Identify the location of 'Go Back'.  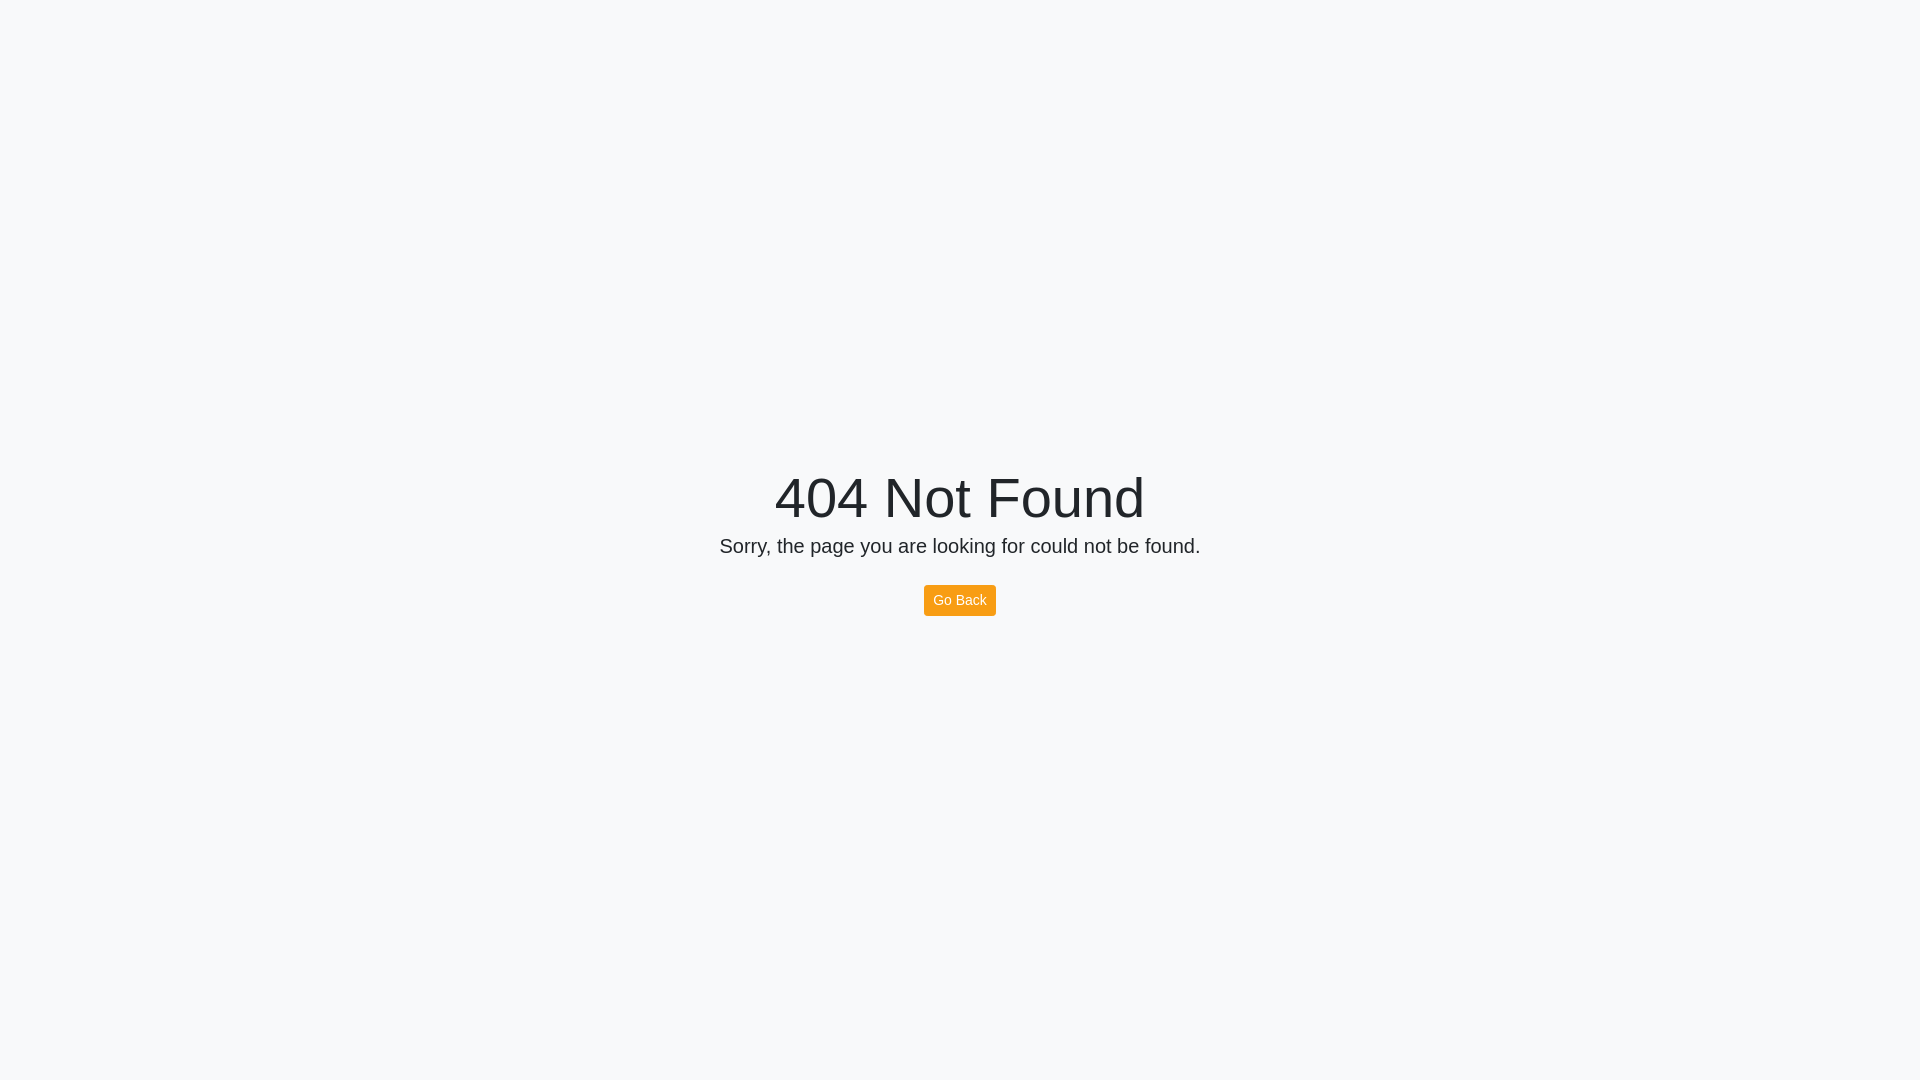
(960, 599).